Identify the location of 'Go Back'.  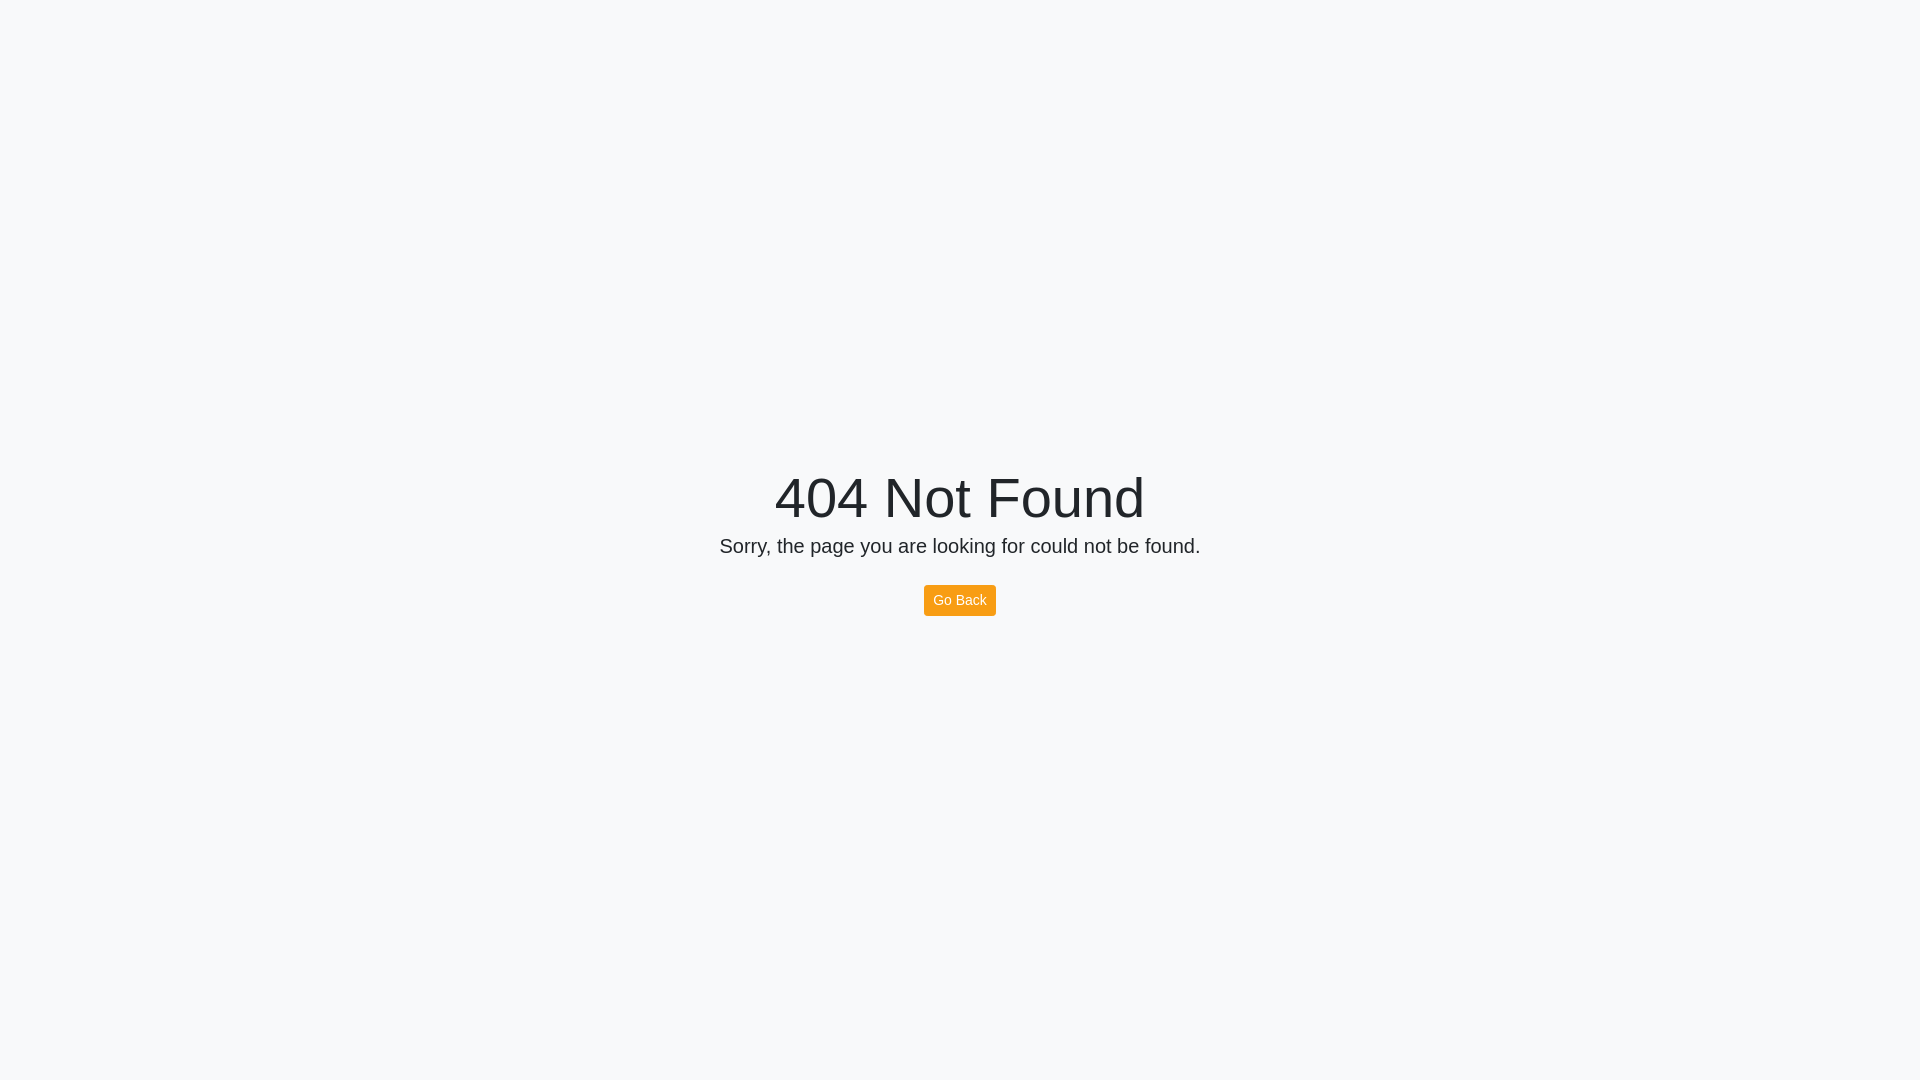
(960, 599).